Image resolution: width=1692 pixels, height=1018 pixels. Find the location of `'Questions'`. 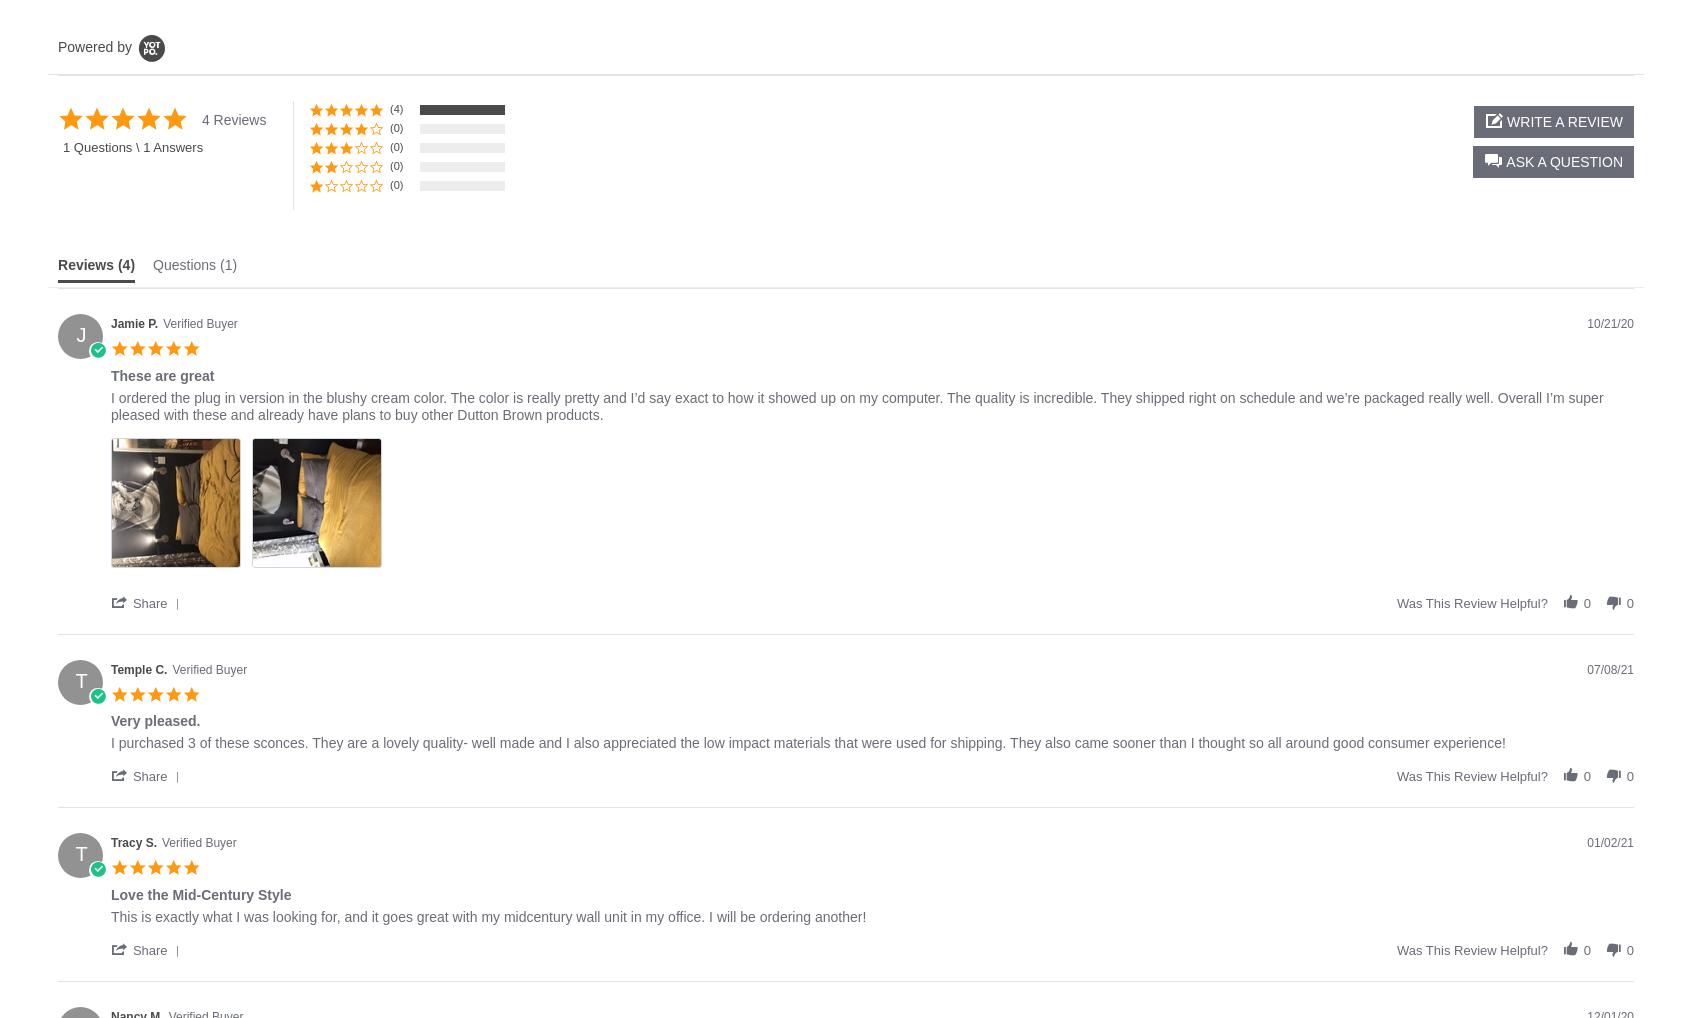

'Questions' is located at coordinates (183, 264).